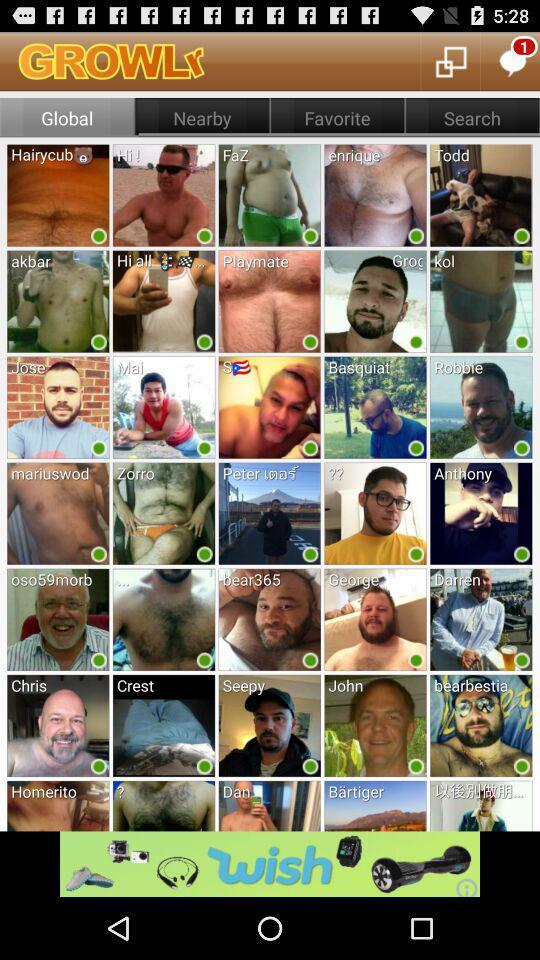 The image size is (540, 960). I want to click on the chat icon, so click(511, 65).